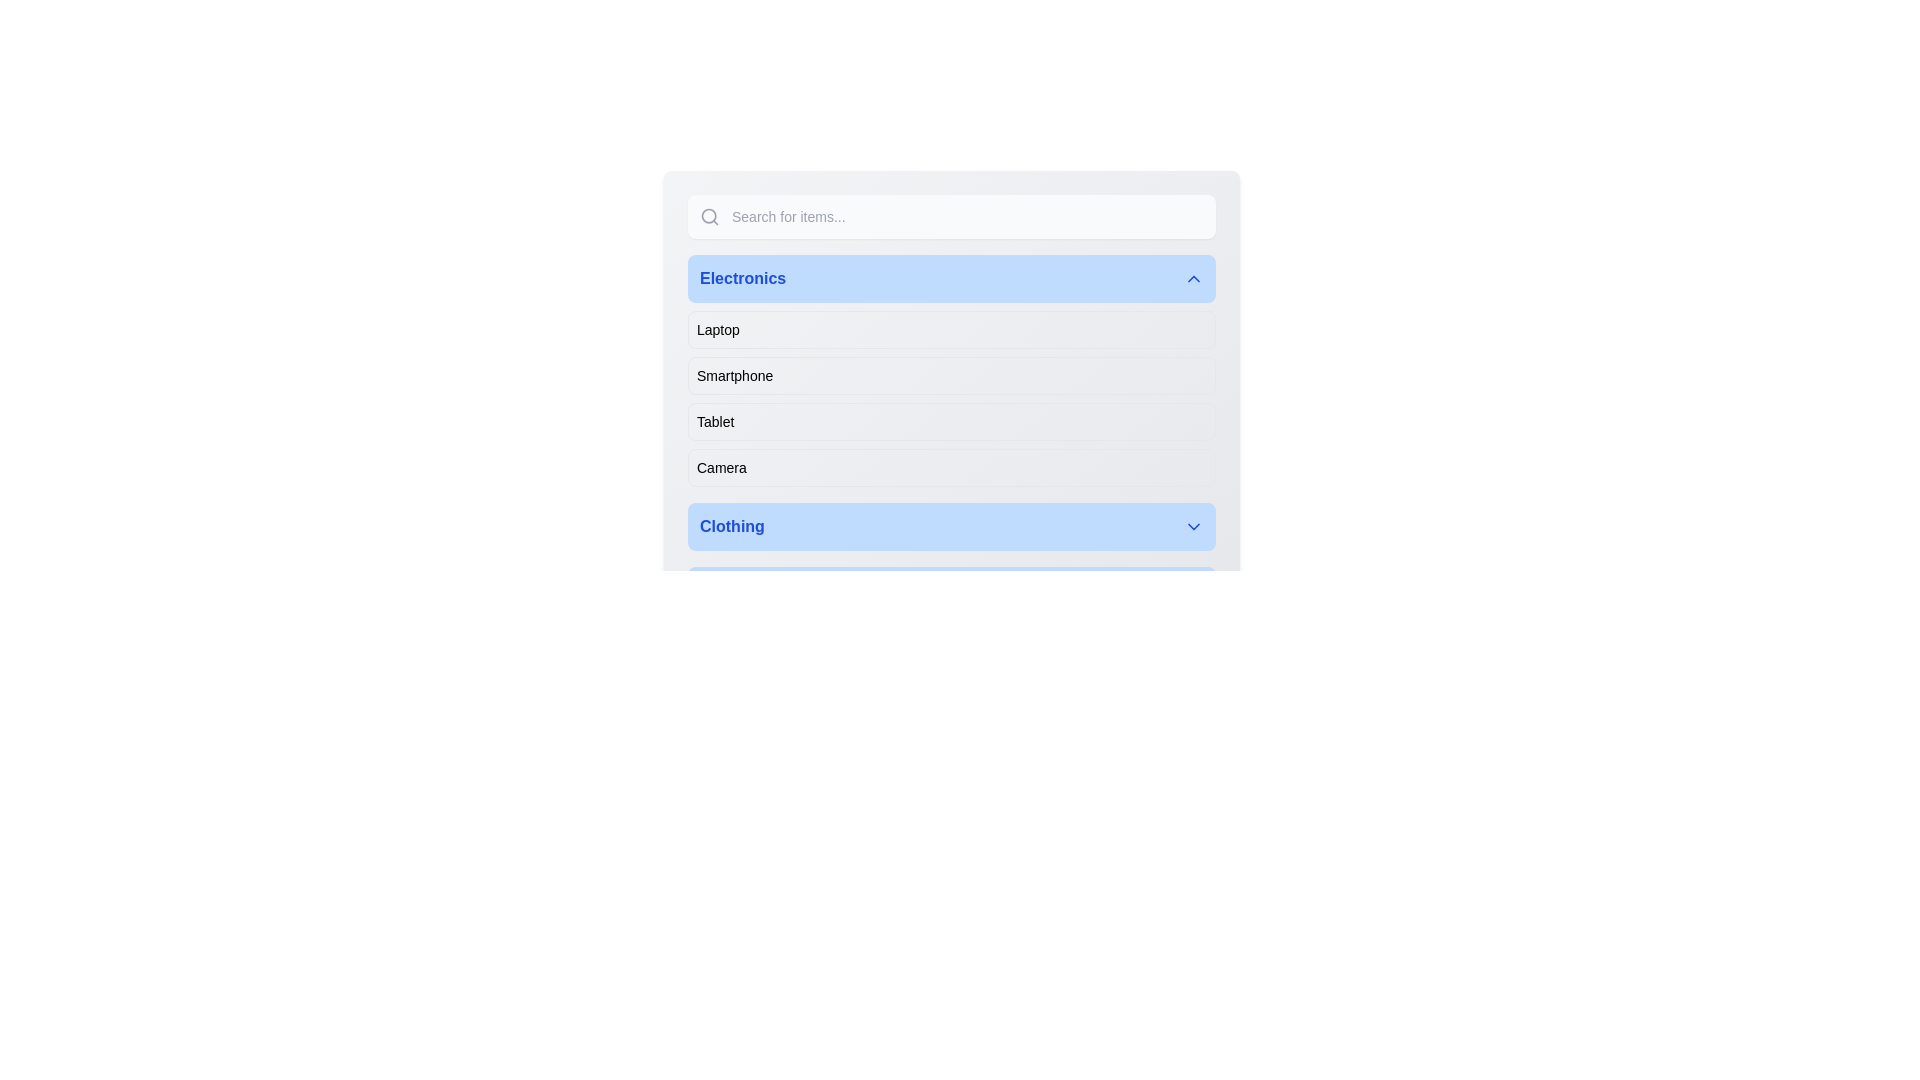 The width and height of the screenshot is (1920, 1080). Describe the element at coordinates (950, 375) in the screenshot. I see `the 'Smartphone' menu item, which is the second item in the 'Electronics' section of the collapsible menu` at that location.